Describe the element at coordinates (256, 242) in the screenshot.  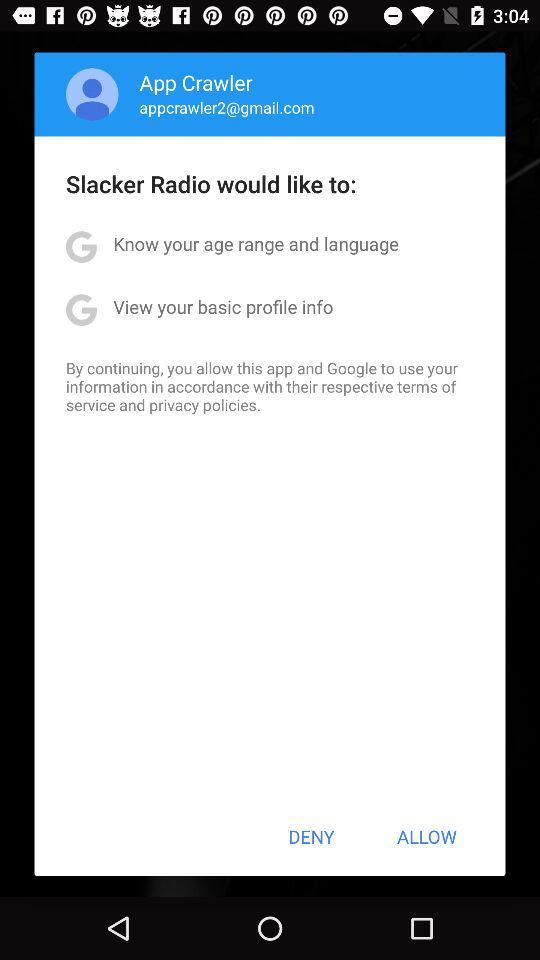
I see `the know your age icon` at that location.